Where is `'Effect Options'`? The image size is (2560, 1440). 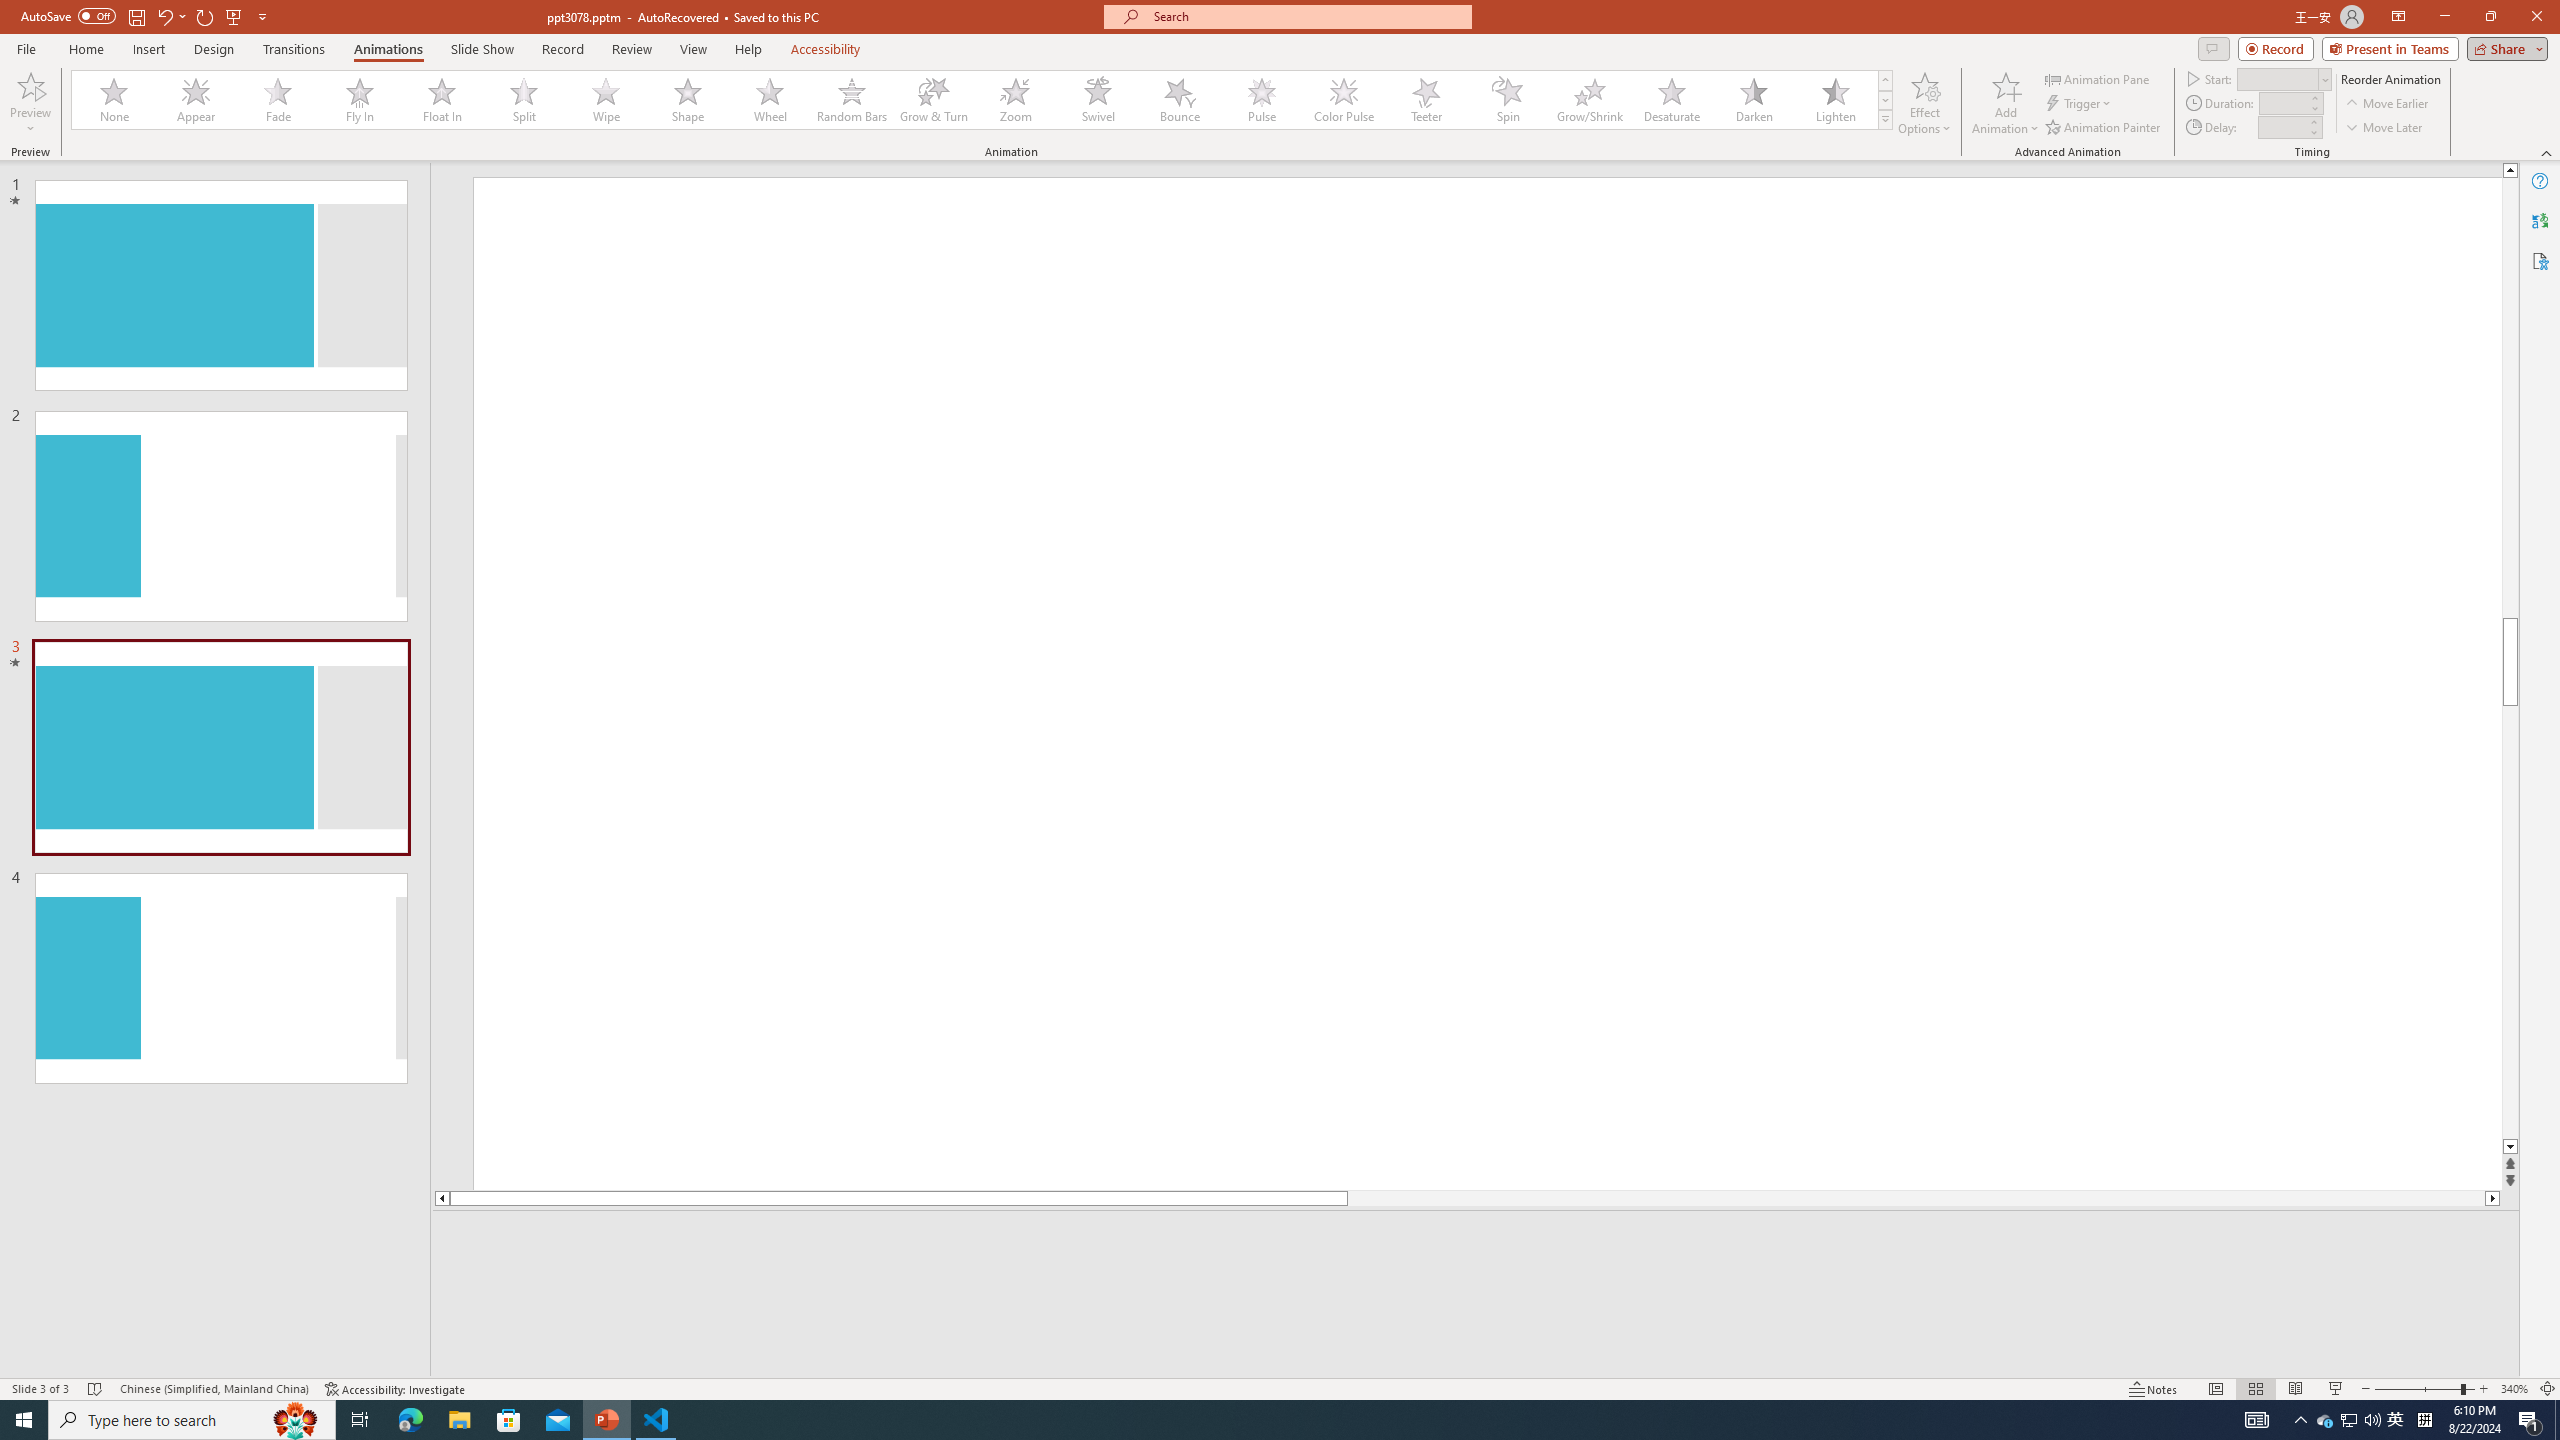
'Effect Options' is located at coordinates (1924, 103).